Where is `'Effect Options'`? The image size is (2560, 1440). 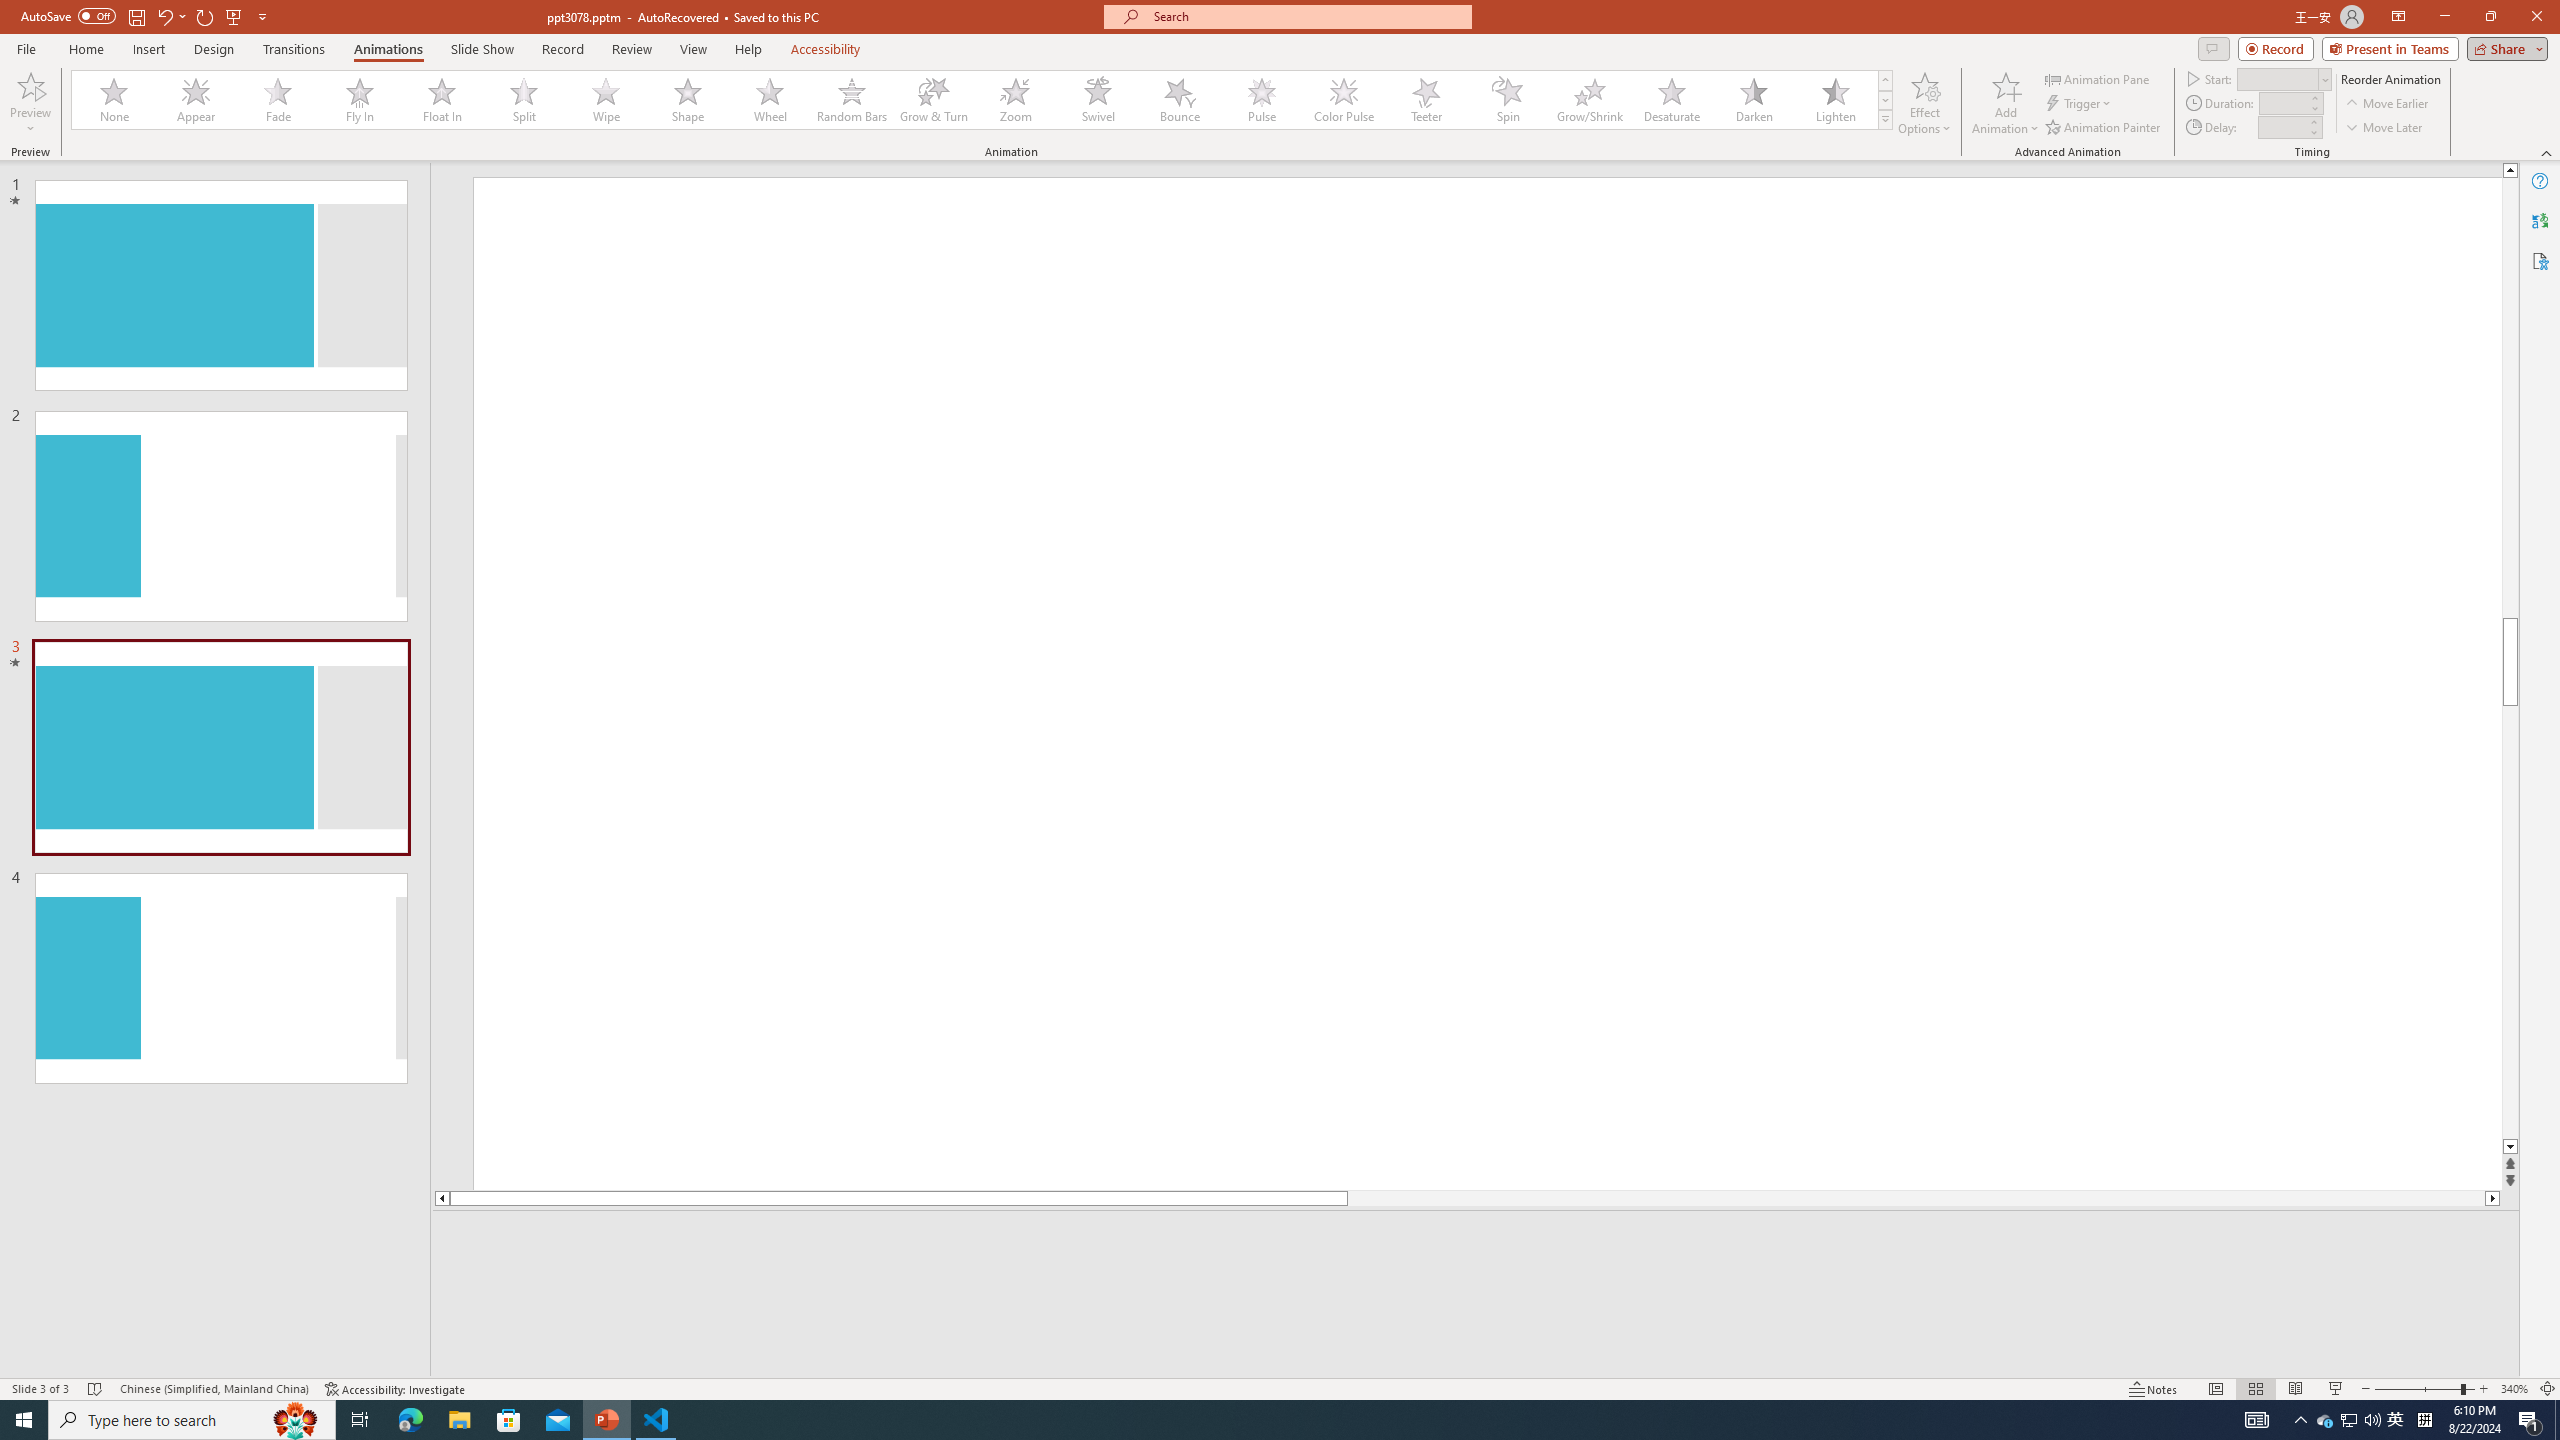
'Effect Options' is located at coordinates (1924, 103).